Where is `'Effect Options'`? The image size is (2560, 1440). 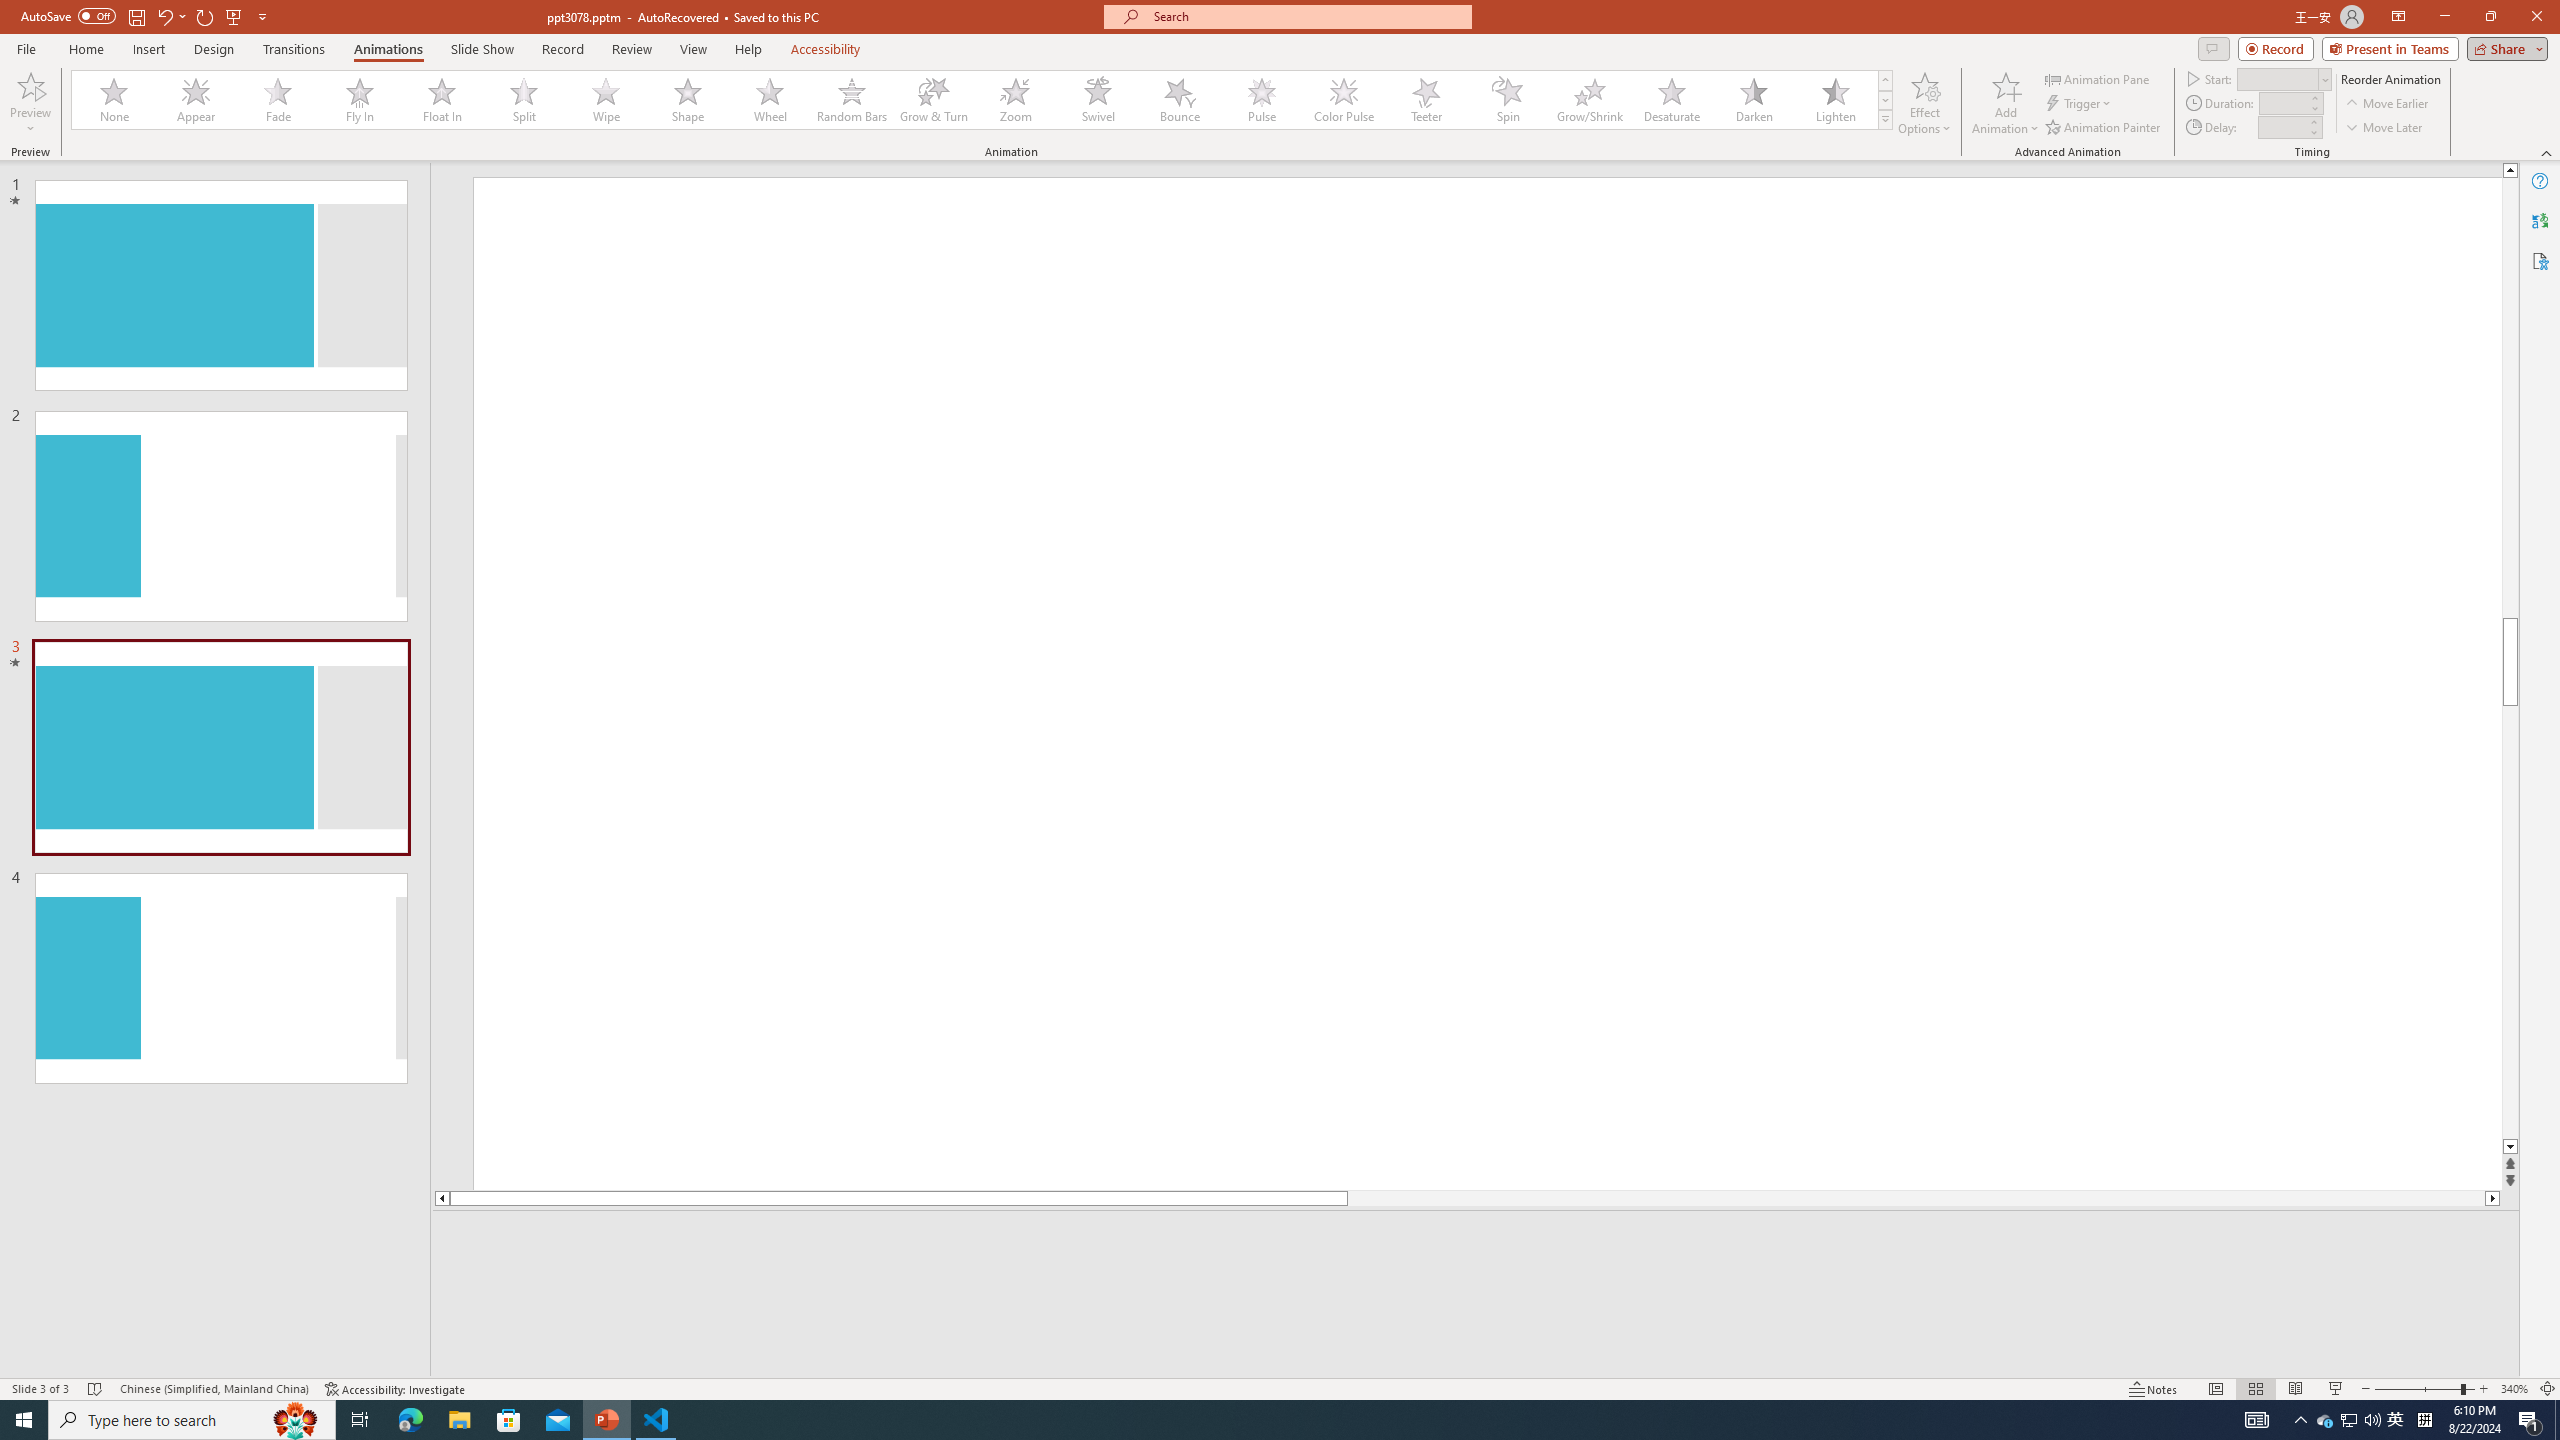
'Effect Options' is located at coordinates (1924, 103).